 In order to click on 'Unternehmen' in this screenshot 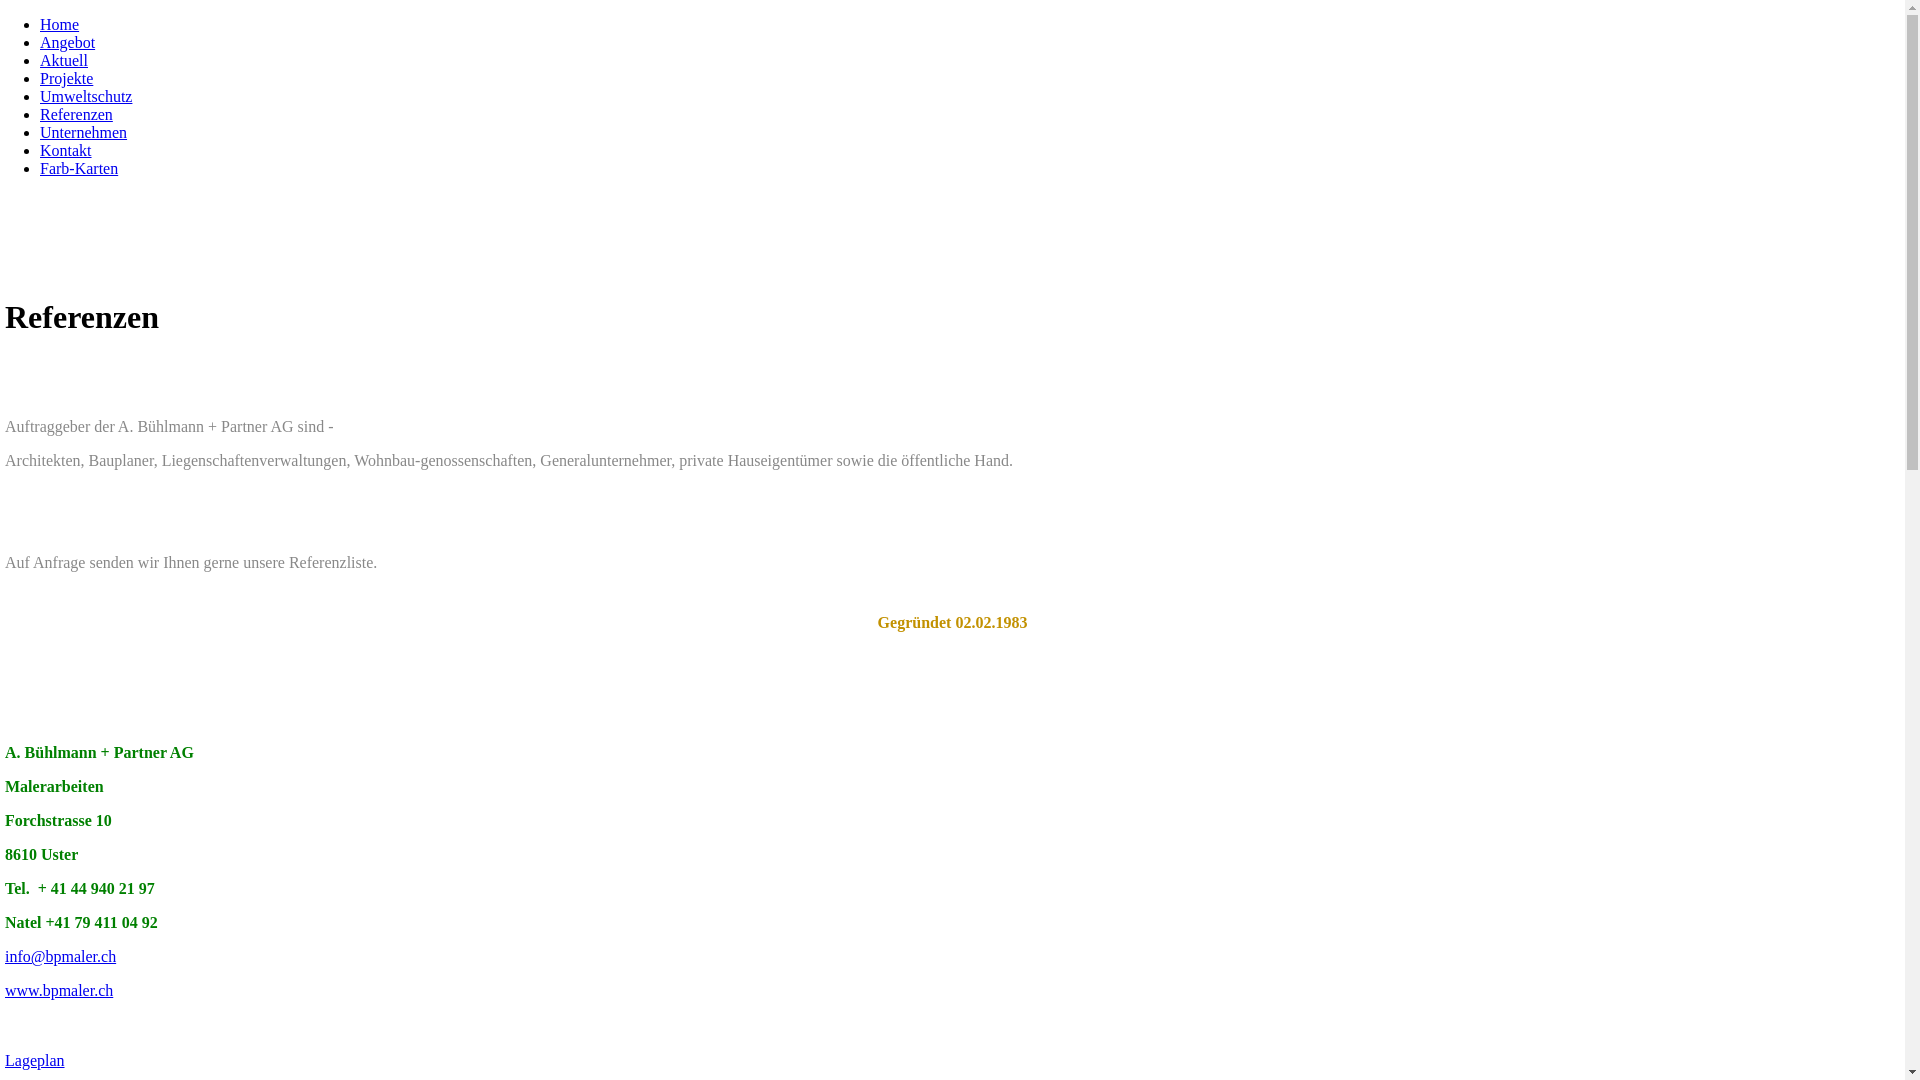, I will do `click(82, 132)`.